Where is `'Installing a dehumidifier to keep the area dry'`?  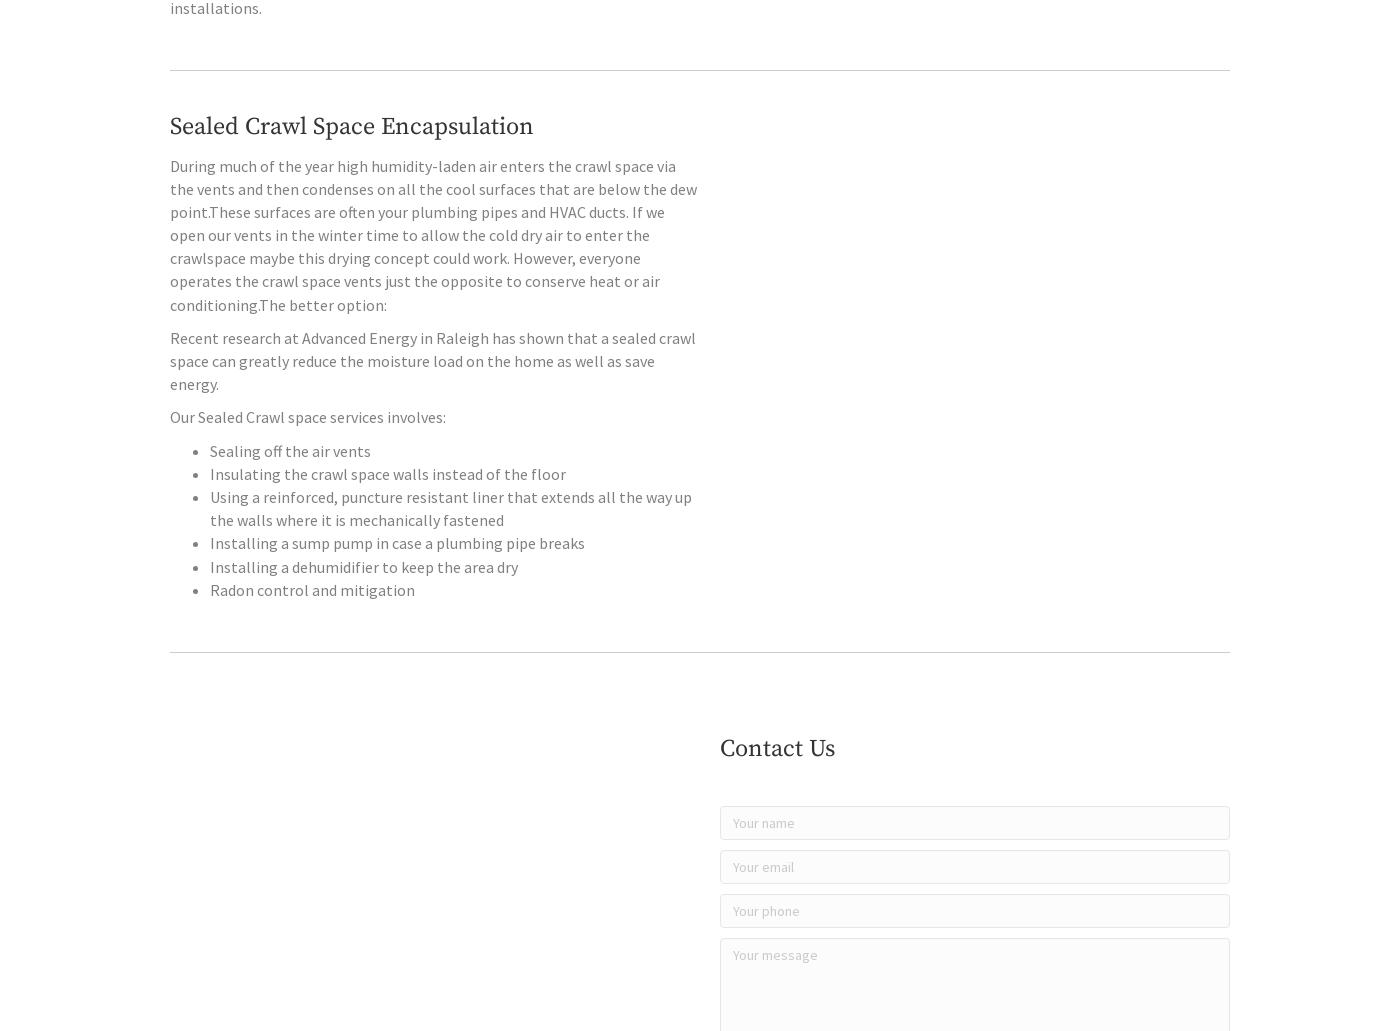
'Installing a dehumidifier to keep the area dry' is located at coordinates (364, 606).